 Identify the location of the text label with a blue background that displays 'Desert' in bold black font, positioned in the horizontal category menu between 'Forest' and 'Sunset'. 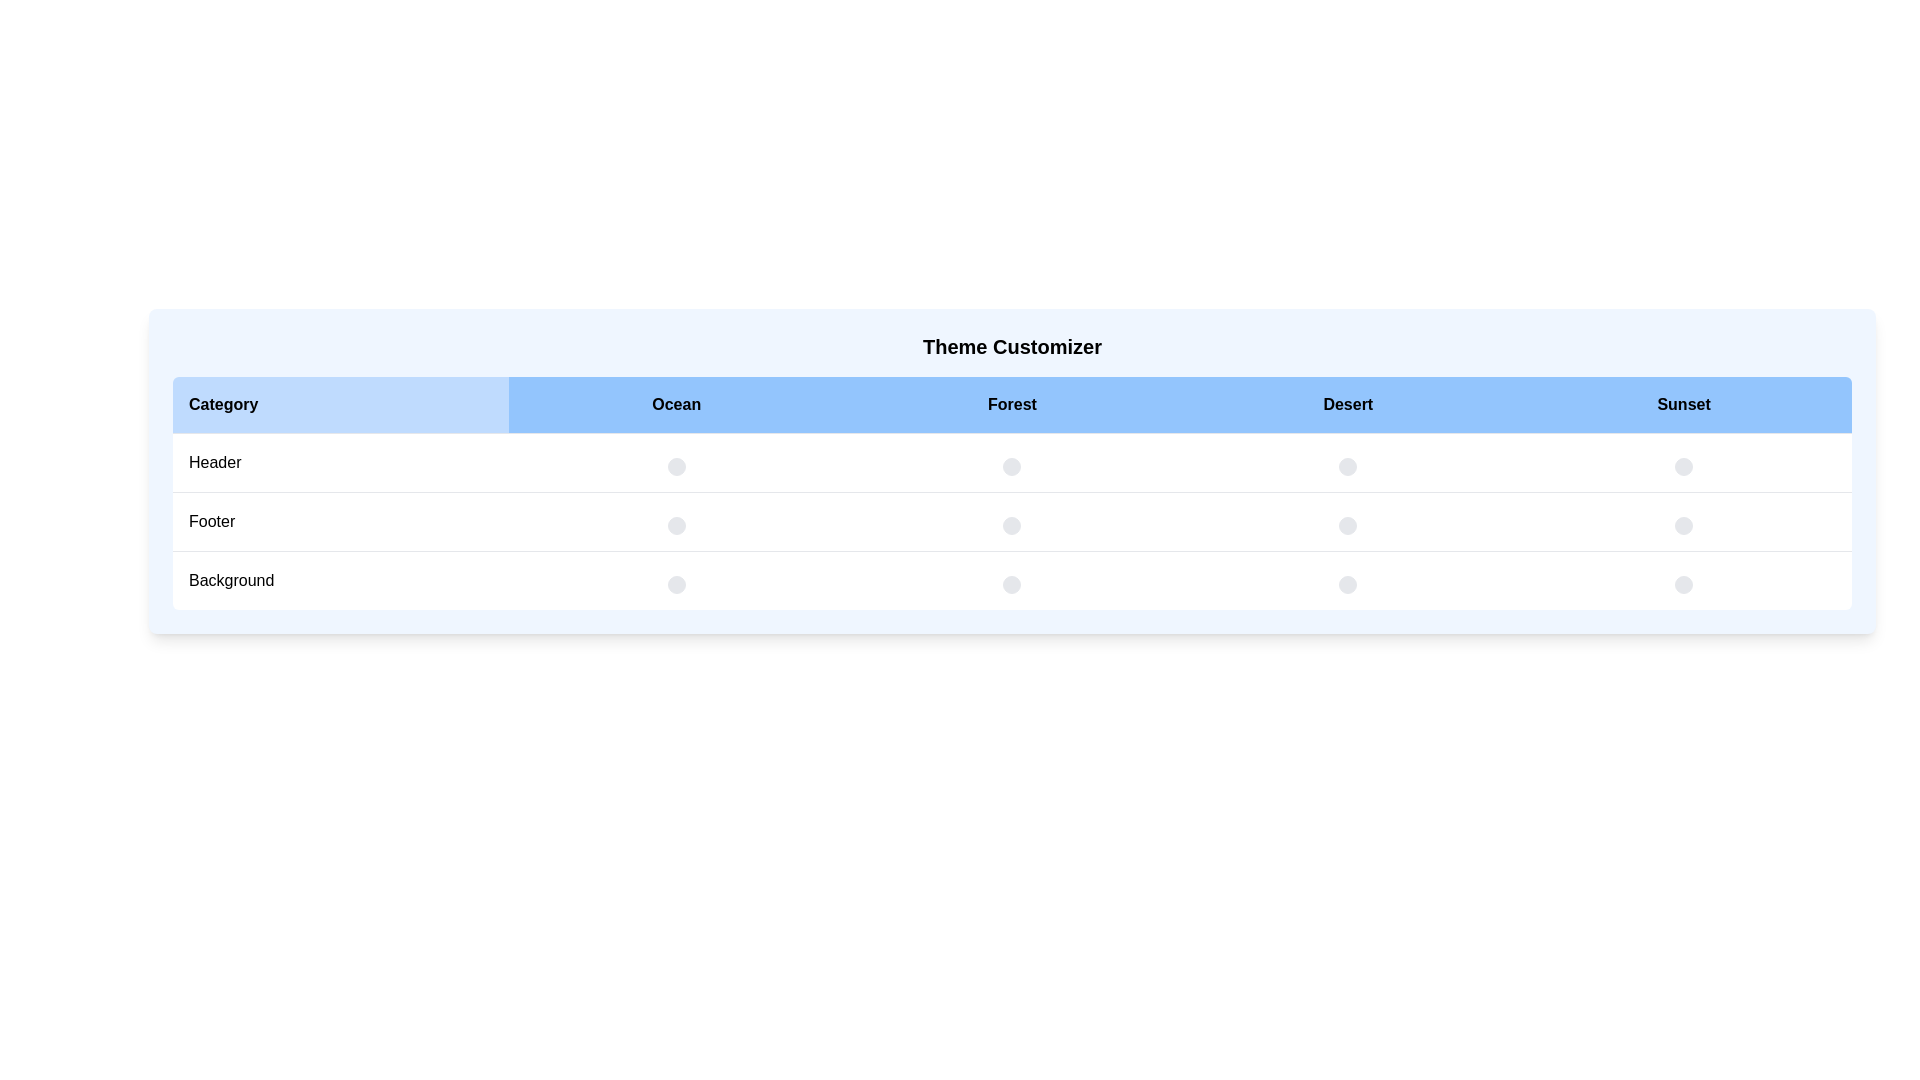
(1348, 405).